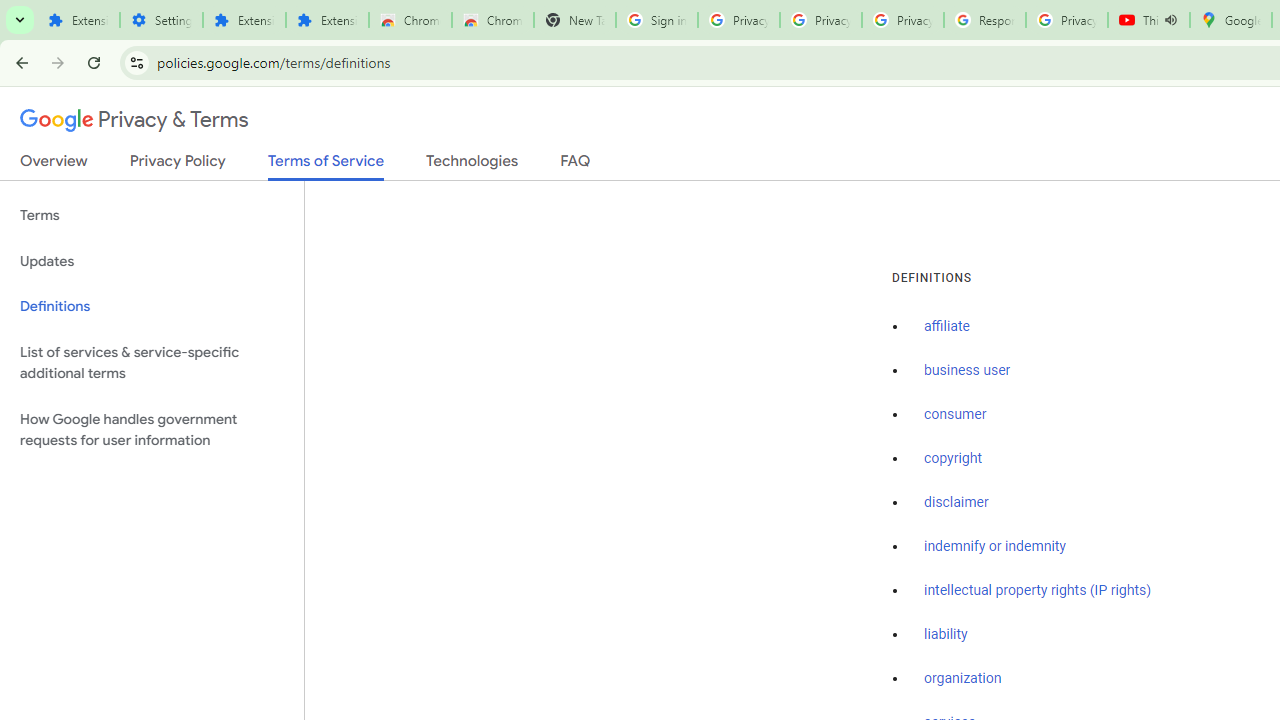 The image size is (1280, 720). What do you see at coordinates (409, 20) in the screenshot?
I see `'Chrome Web Store'` at bounding box center [409, 20].